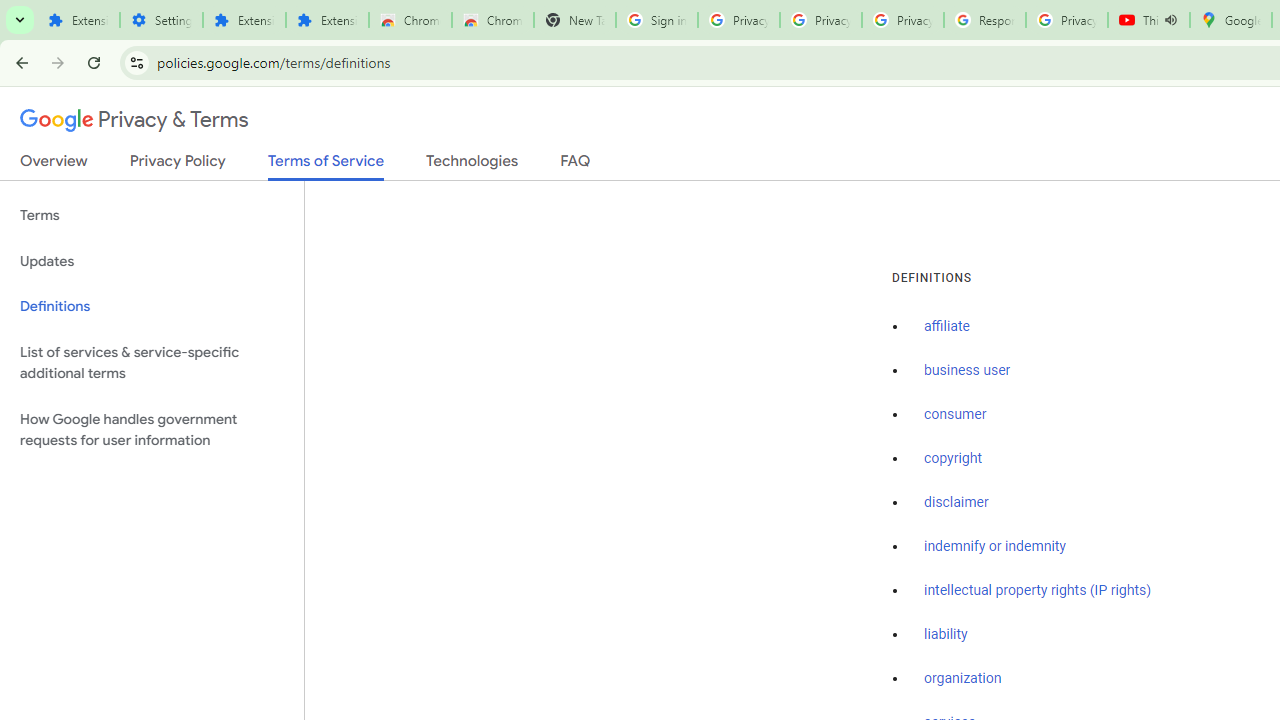 The image size is (1280, 720). What do you see at coordinates (409, 20) in the screenshot?
I see `'Chrome Web Store'` at bounding box center [409, 20].